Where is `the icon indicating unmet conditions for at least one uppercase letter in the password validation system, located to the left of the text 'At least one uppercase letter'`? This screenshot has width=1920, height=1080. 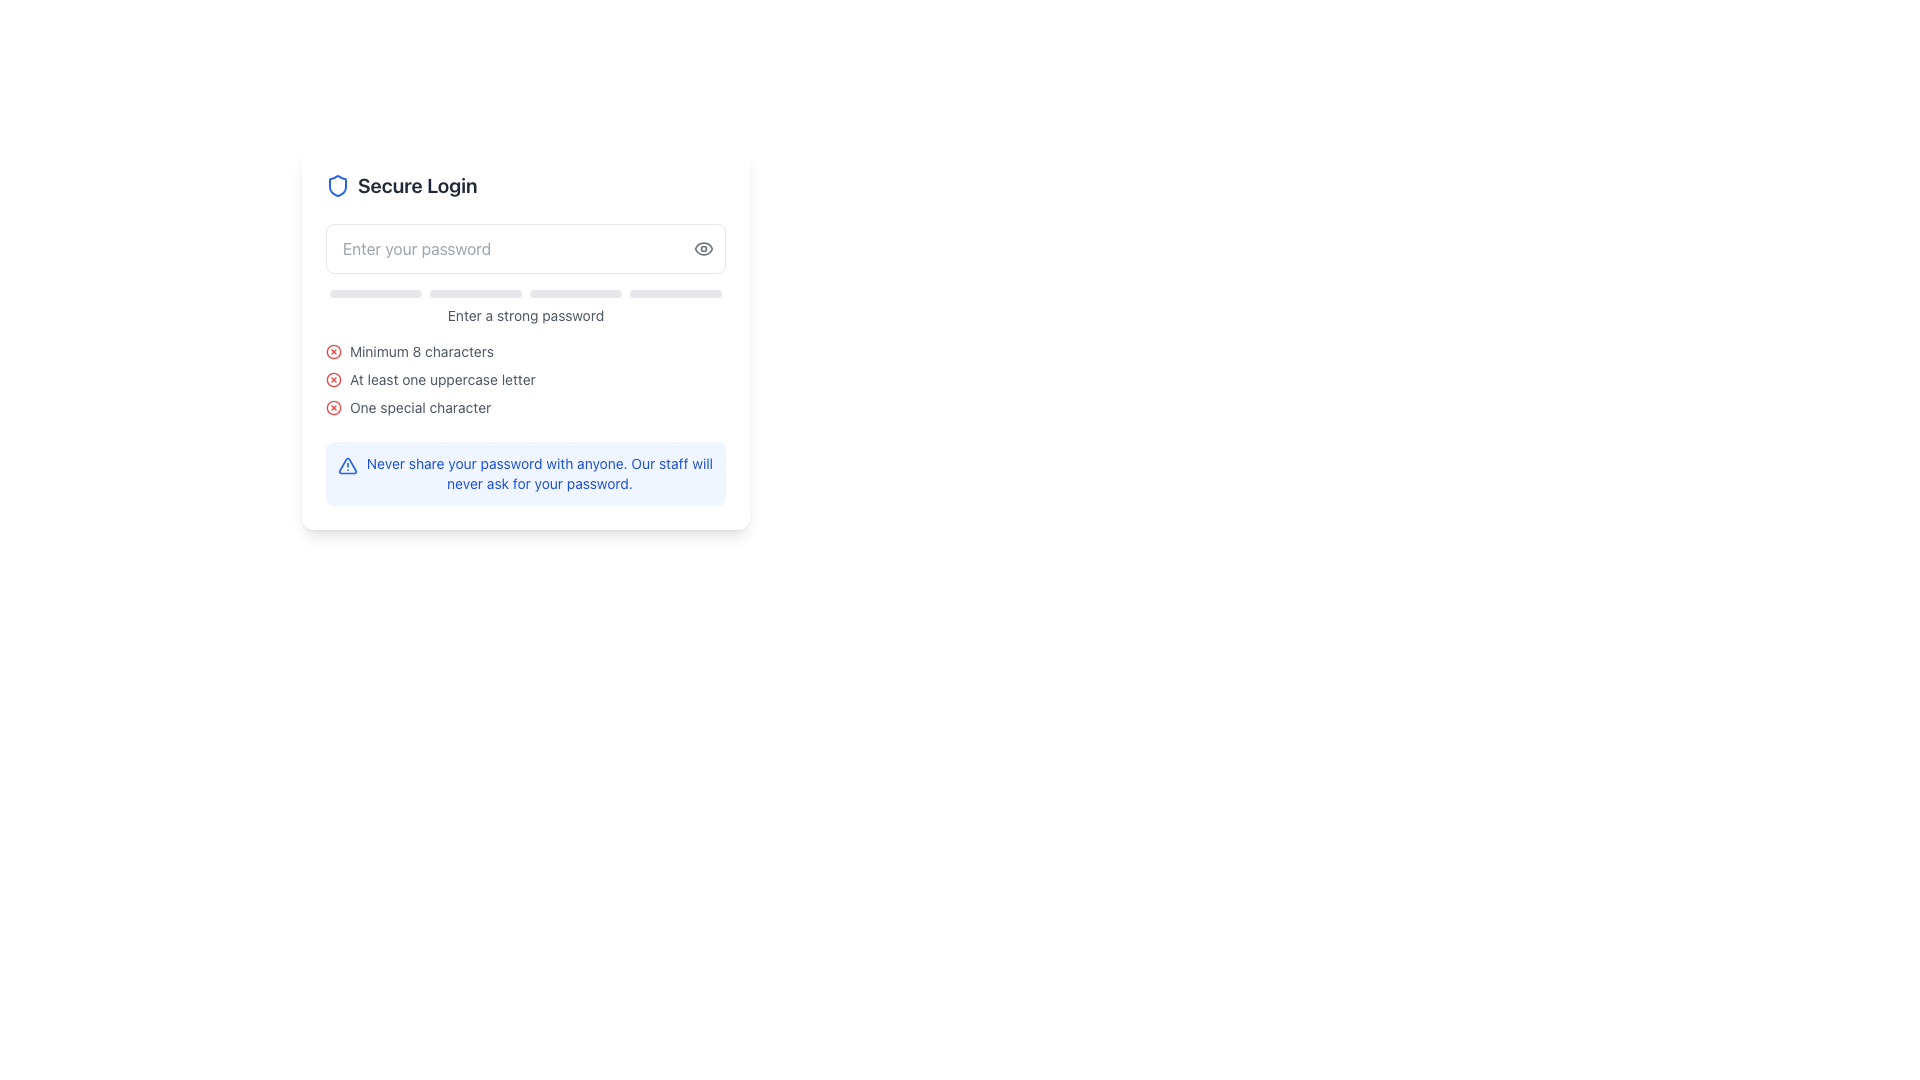 the icon indicating unmet conditions for at least one uppercase letter in the password validation system, located to the left of the text 'At least one uppercase letter' is located at coordinates (334, 380).